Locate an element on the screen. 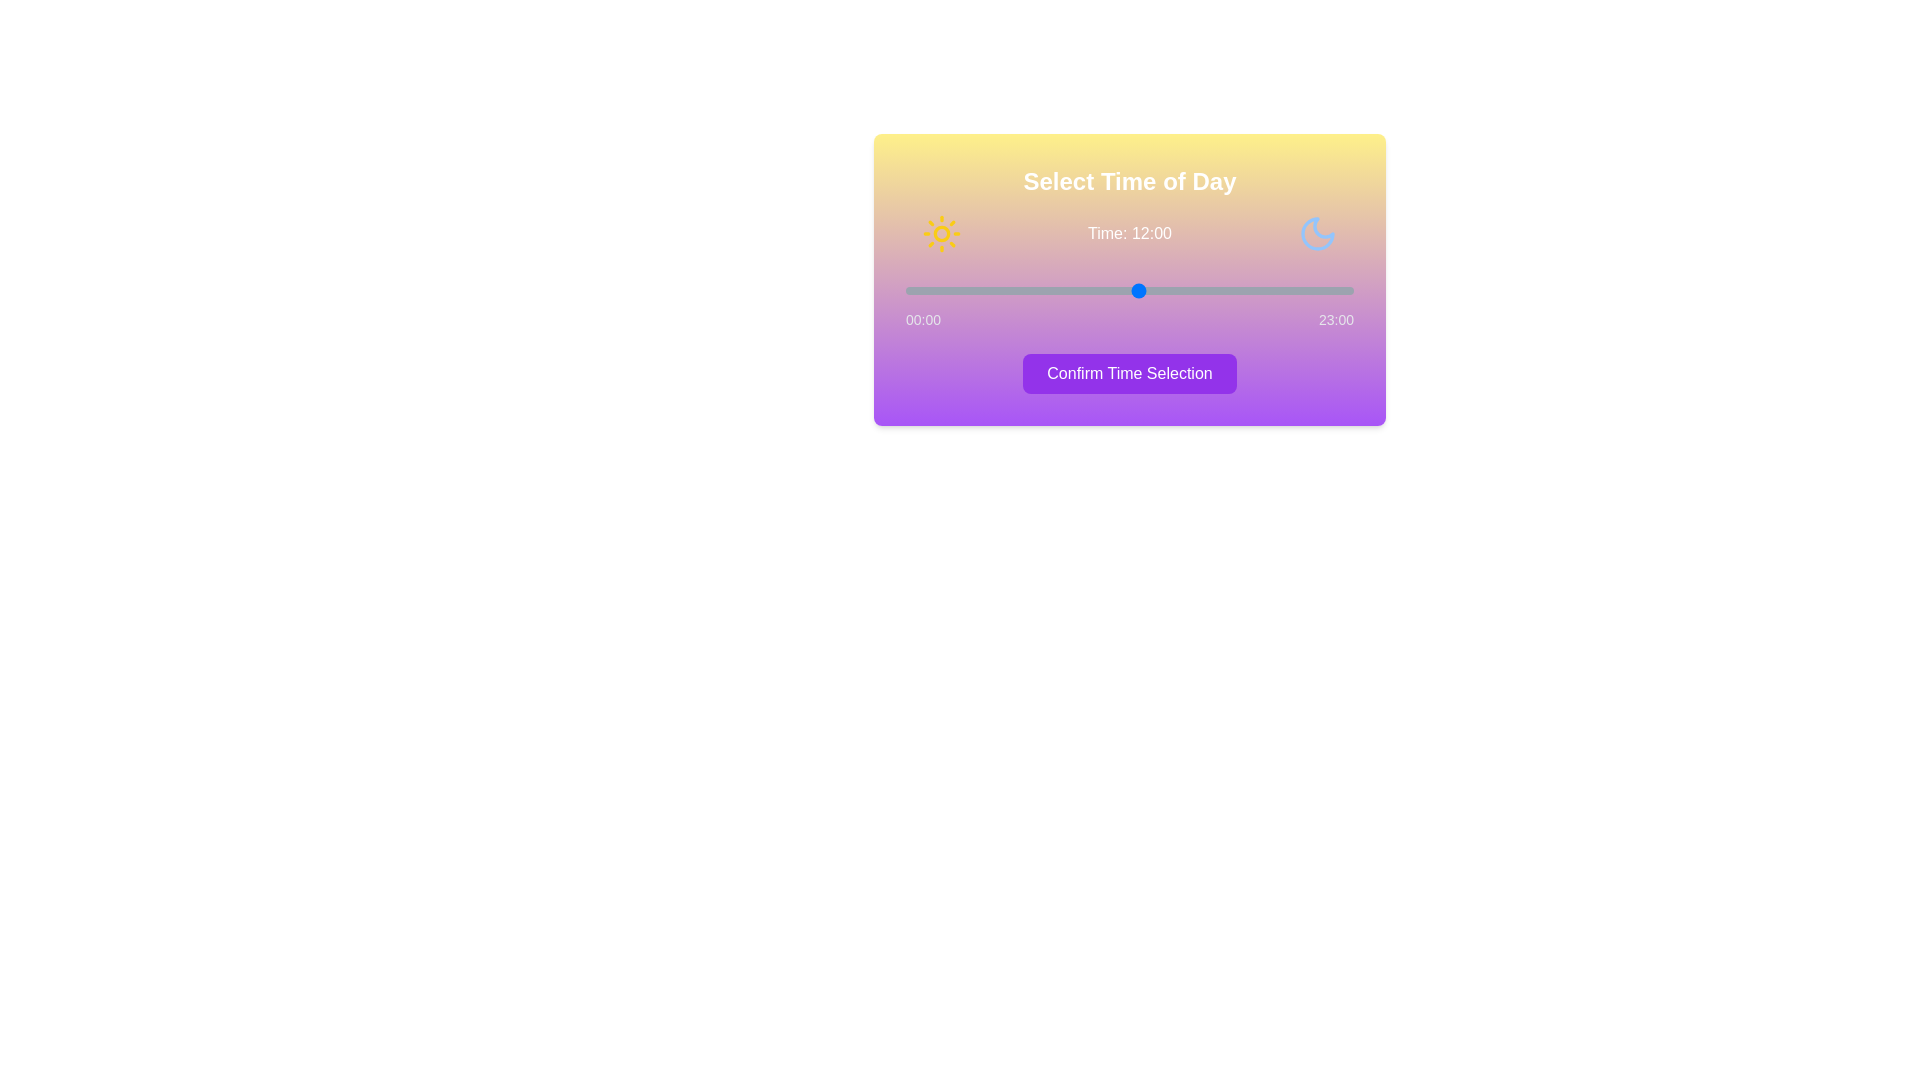 This screenshot has width=1920, height=1080. the time slider to set the time to 5 is located at coordinates (1003, 290).